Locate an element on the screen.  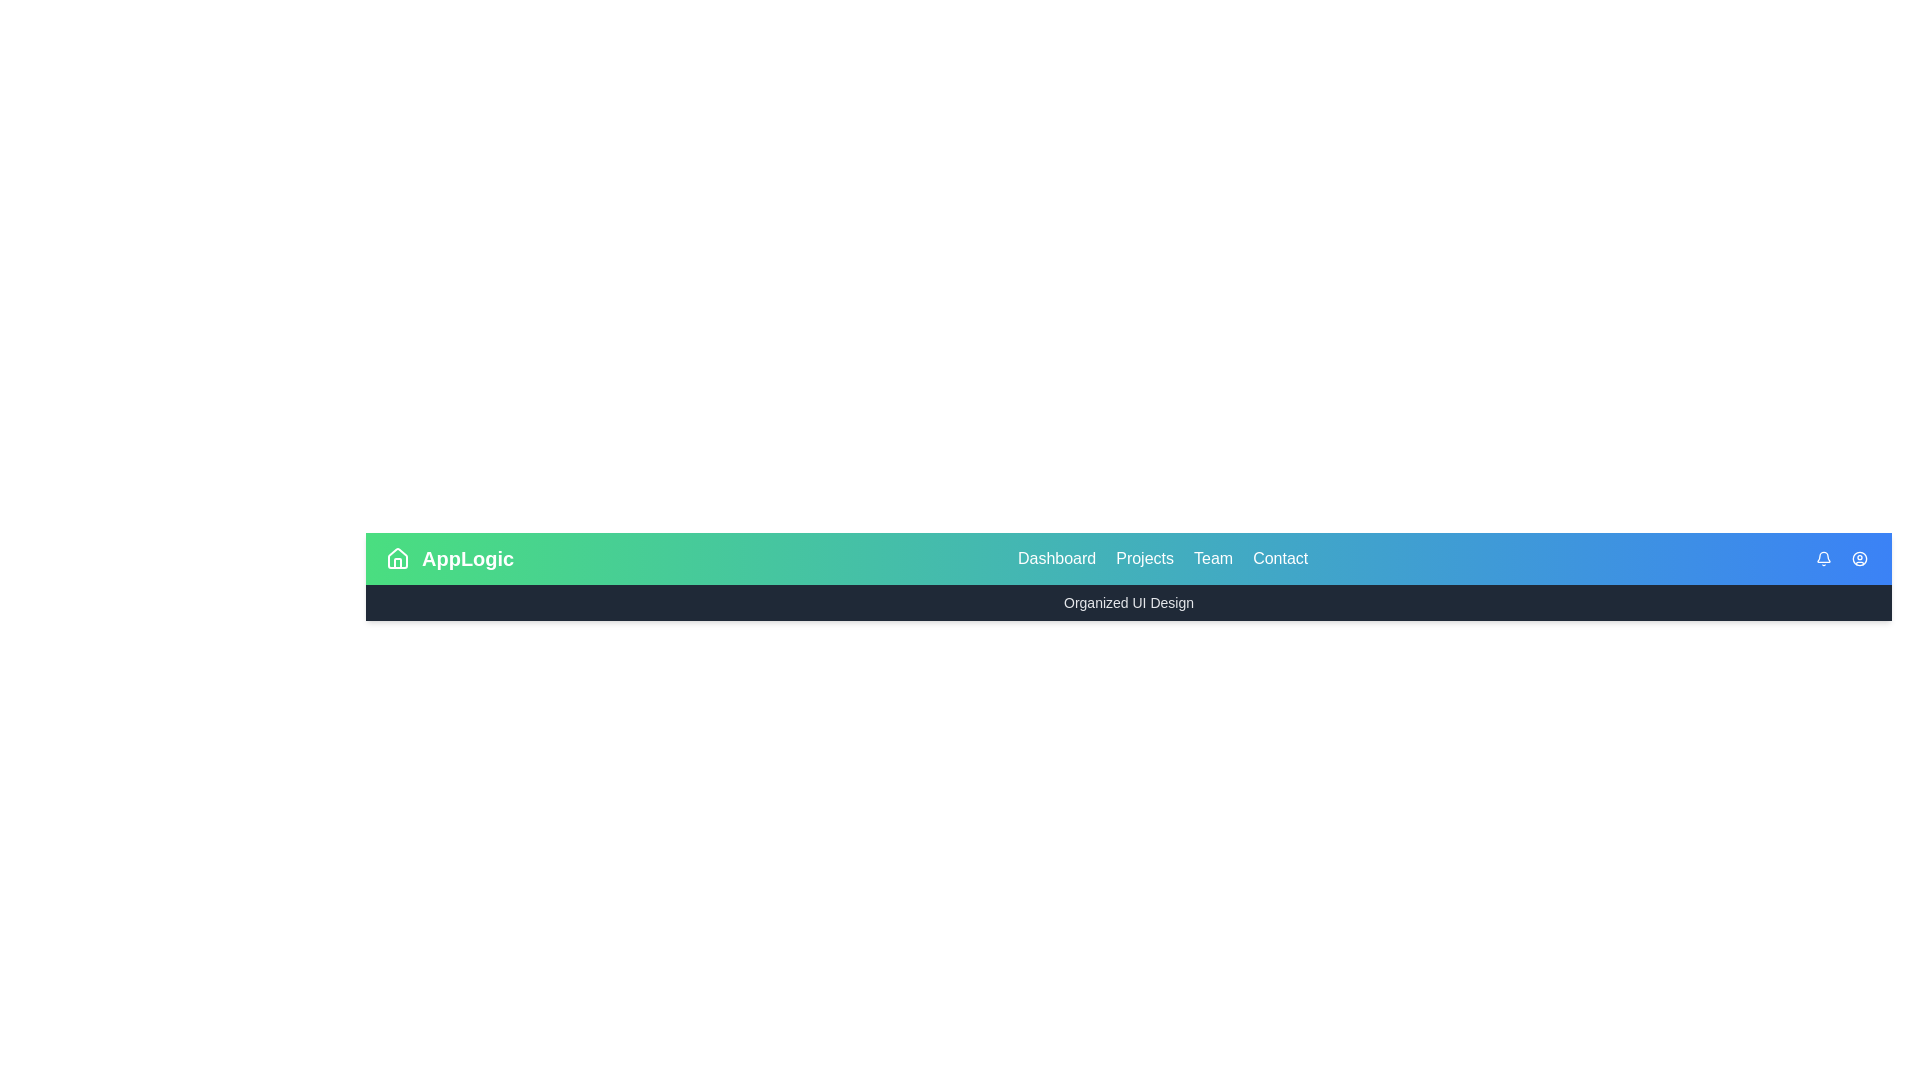
the interactive element Team to observe the visual response is located at coordinates (1212, 559).